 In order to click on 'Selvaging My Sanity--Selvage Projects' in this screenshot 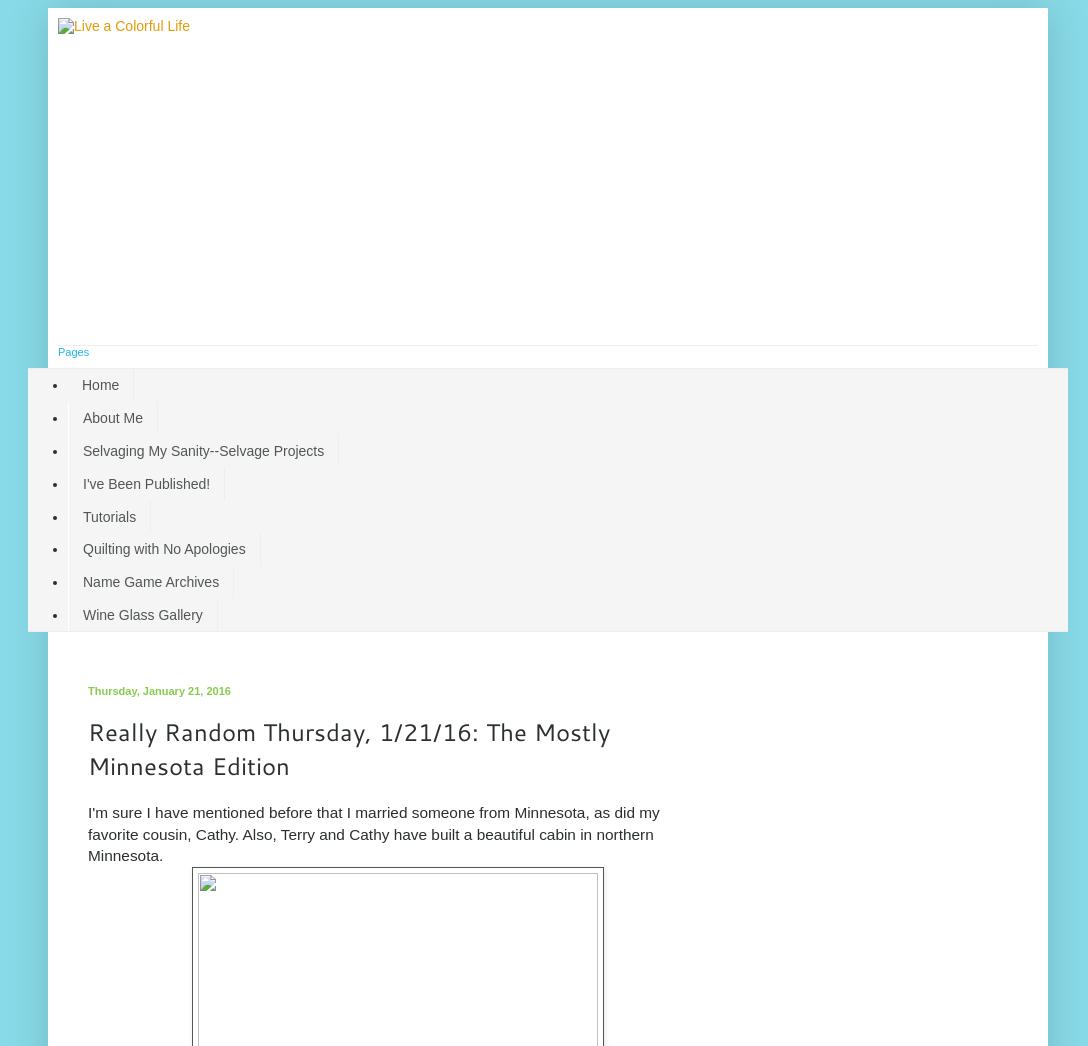, I will do `click(202, 448)`.